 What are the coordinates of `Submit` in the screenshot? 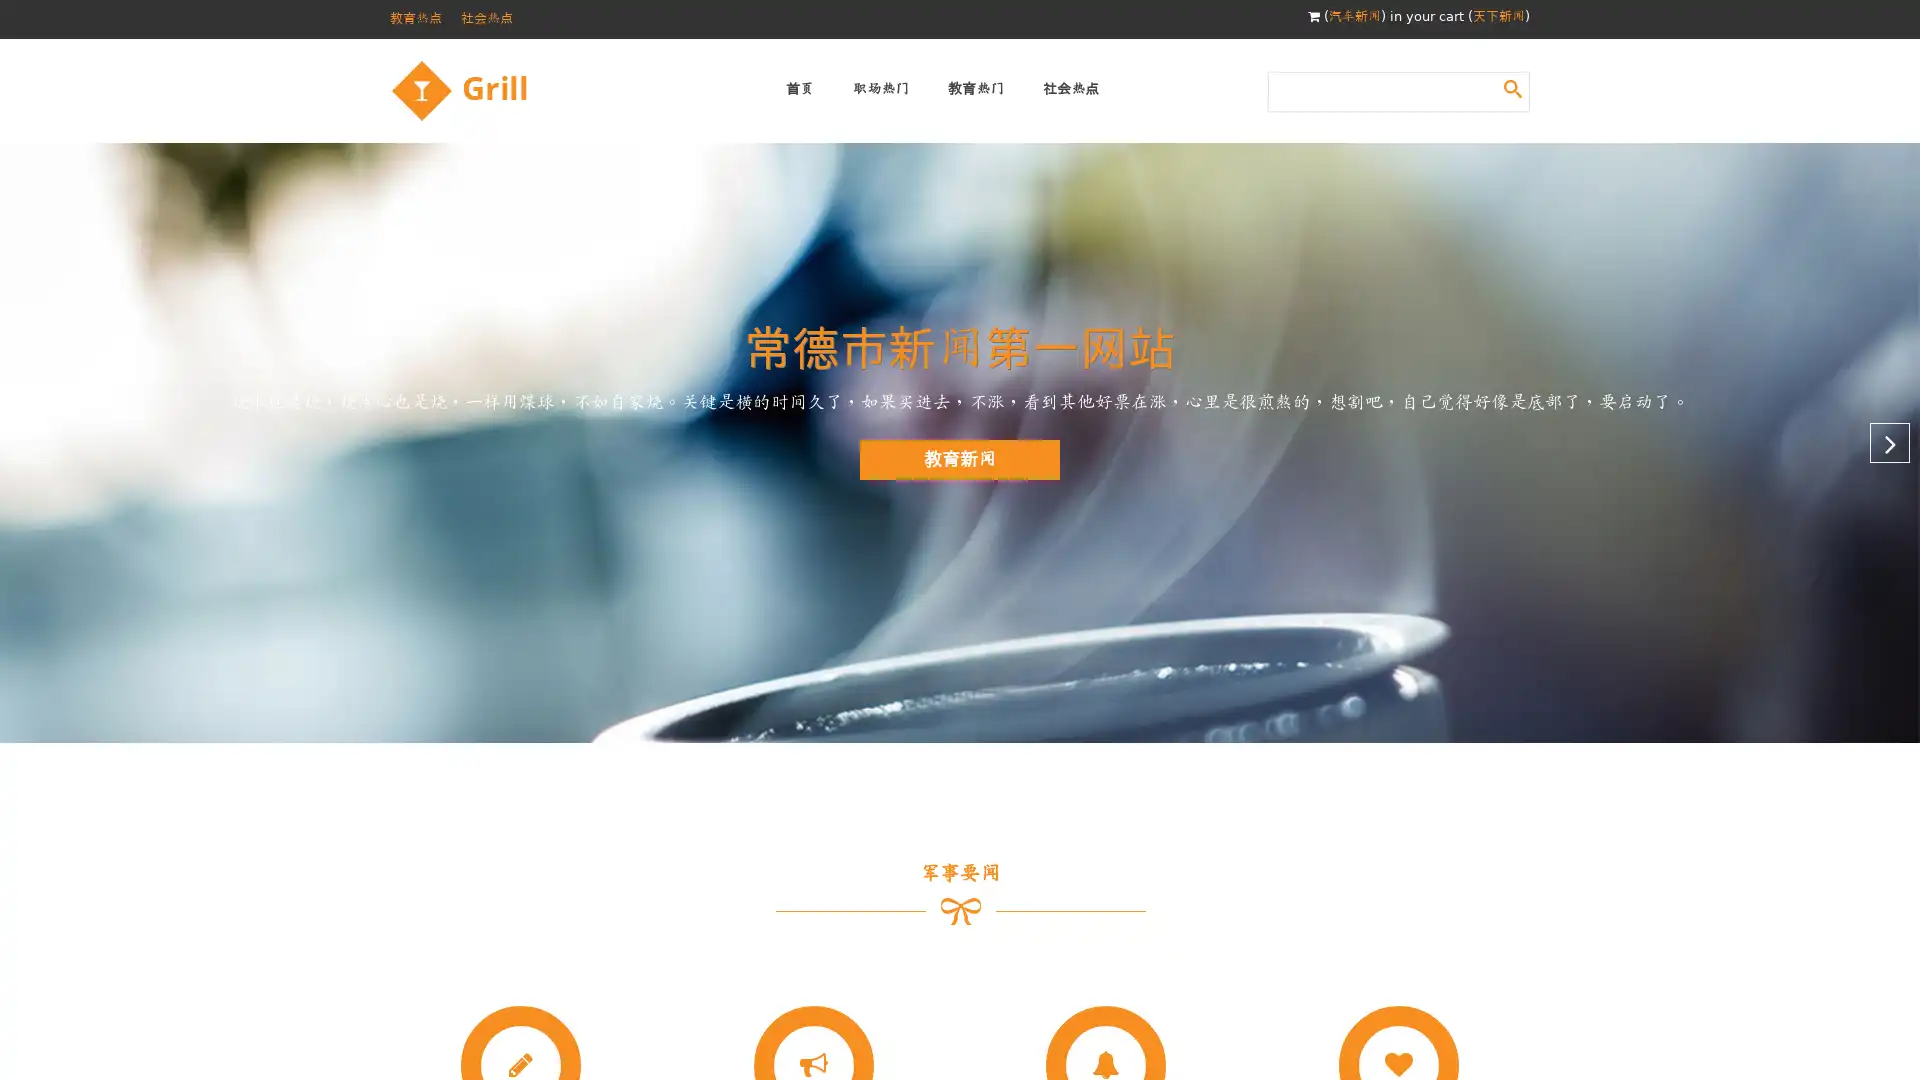 It's located at (1512, 87).